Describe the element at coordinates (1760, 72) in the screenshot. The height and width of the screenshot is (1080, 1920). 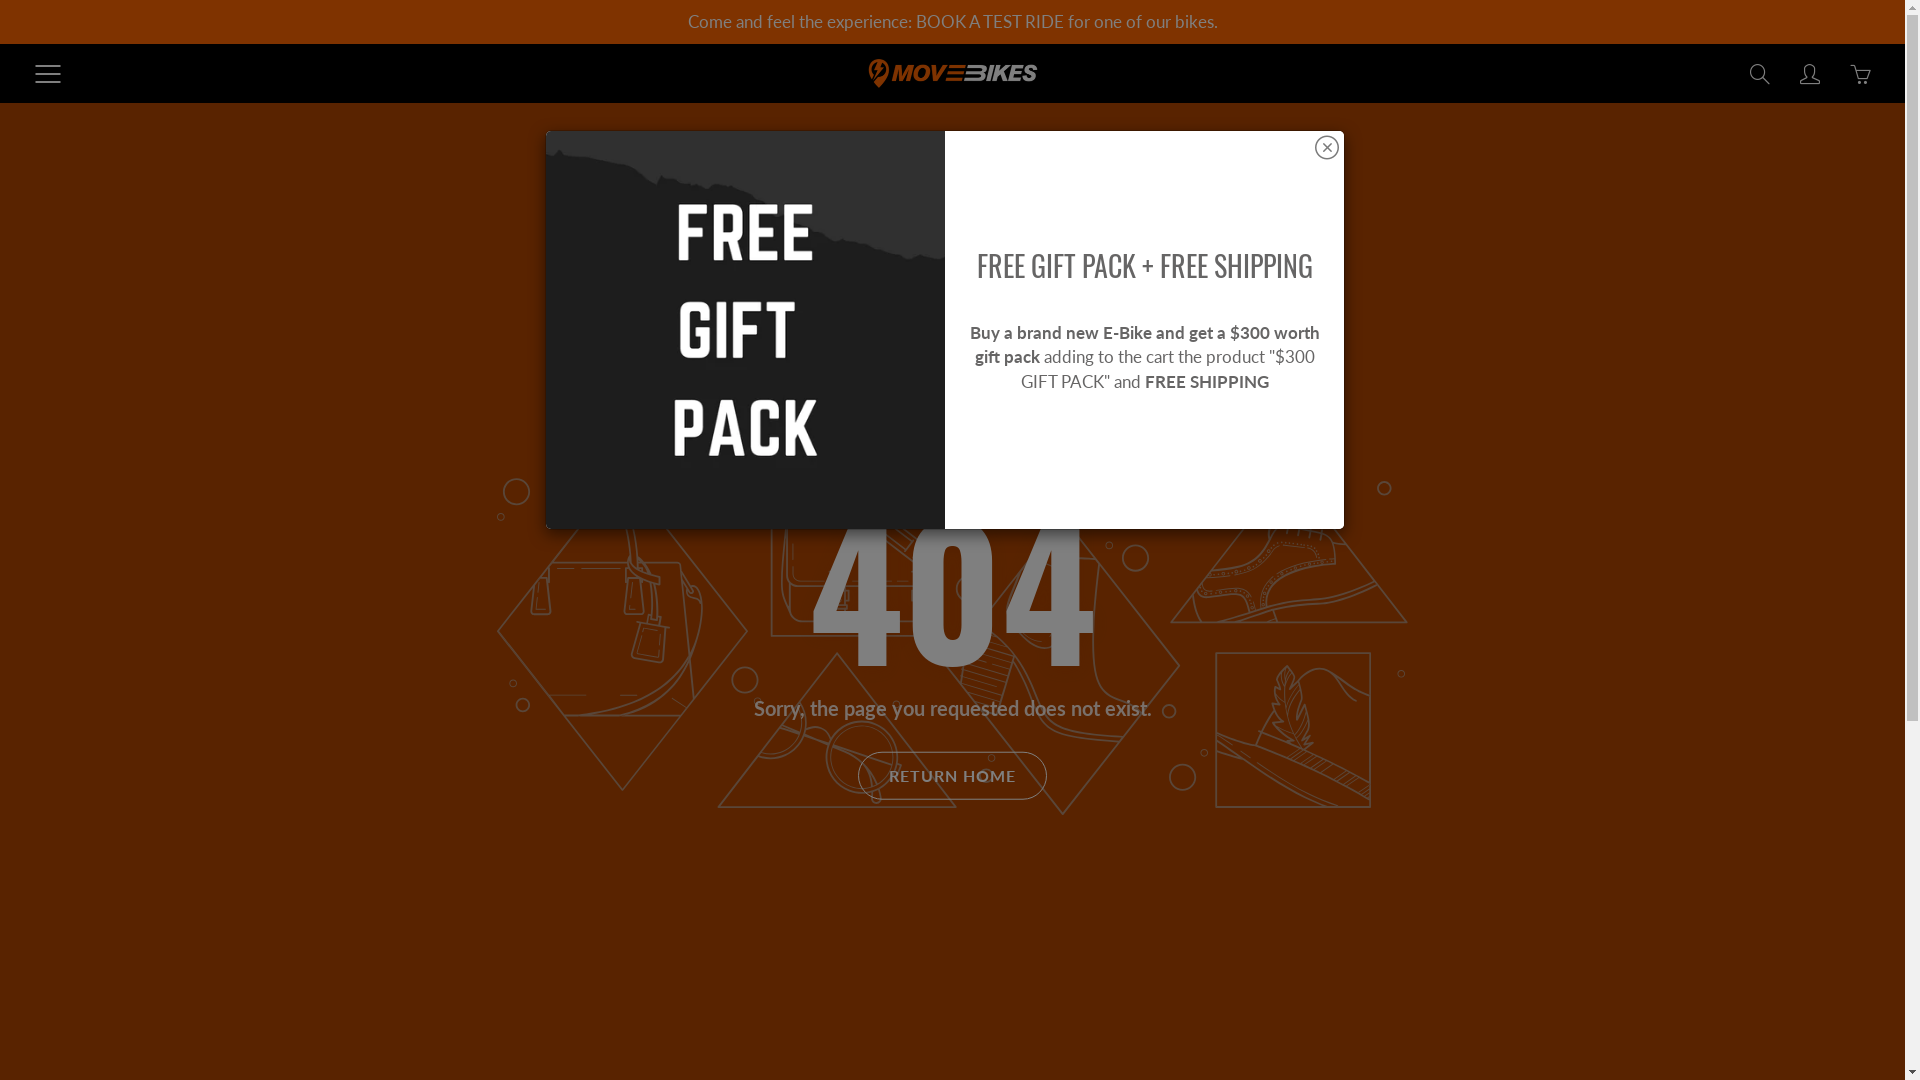
I see `'Search'` at that location.